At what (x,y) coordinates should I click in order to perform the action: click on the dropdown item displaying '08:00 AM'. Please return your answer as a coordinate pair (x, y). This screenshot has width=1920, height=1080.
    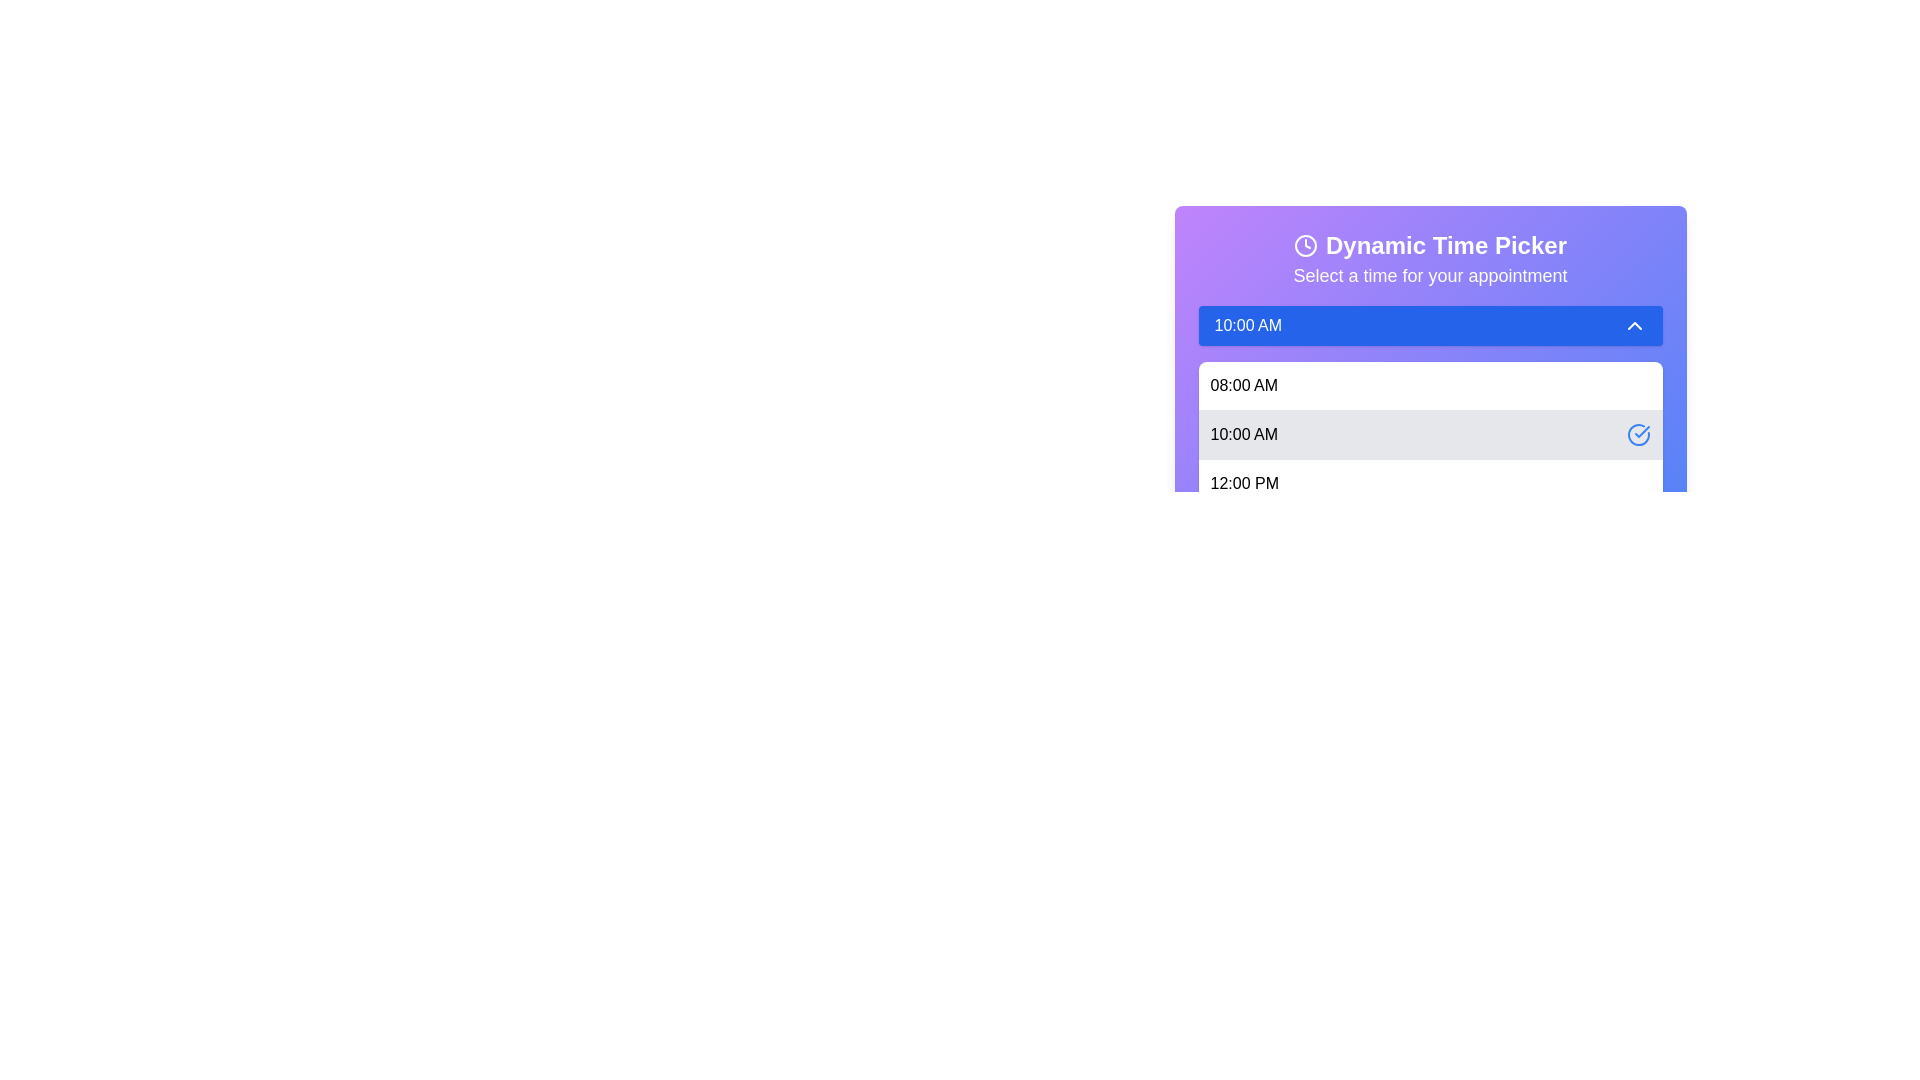
    Looking at the image, I should click on (1429, 385).